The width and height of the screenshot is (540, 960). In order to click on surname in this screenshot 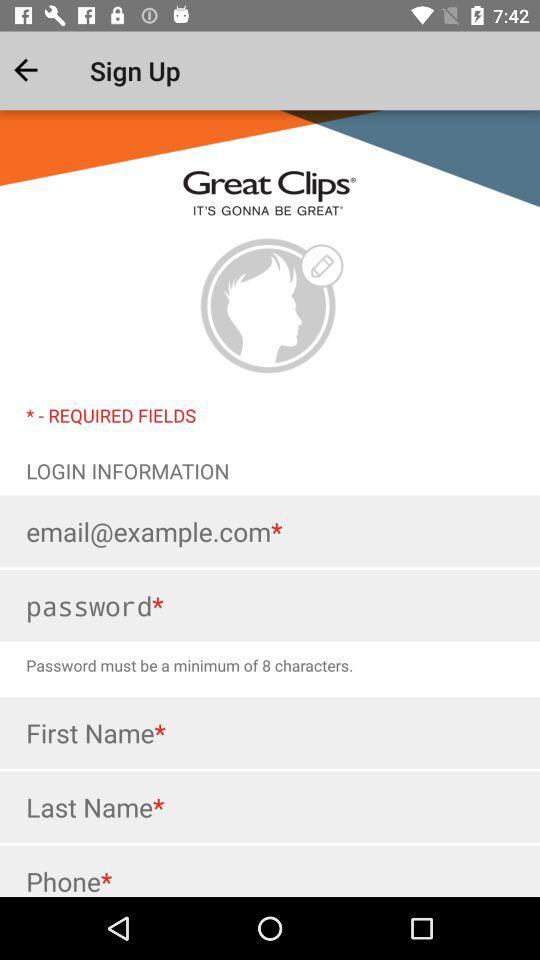, I will do `click(270, 807)`.